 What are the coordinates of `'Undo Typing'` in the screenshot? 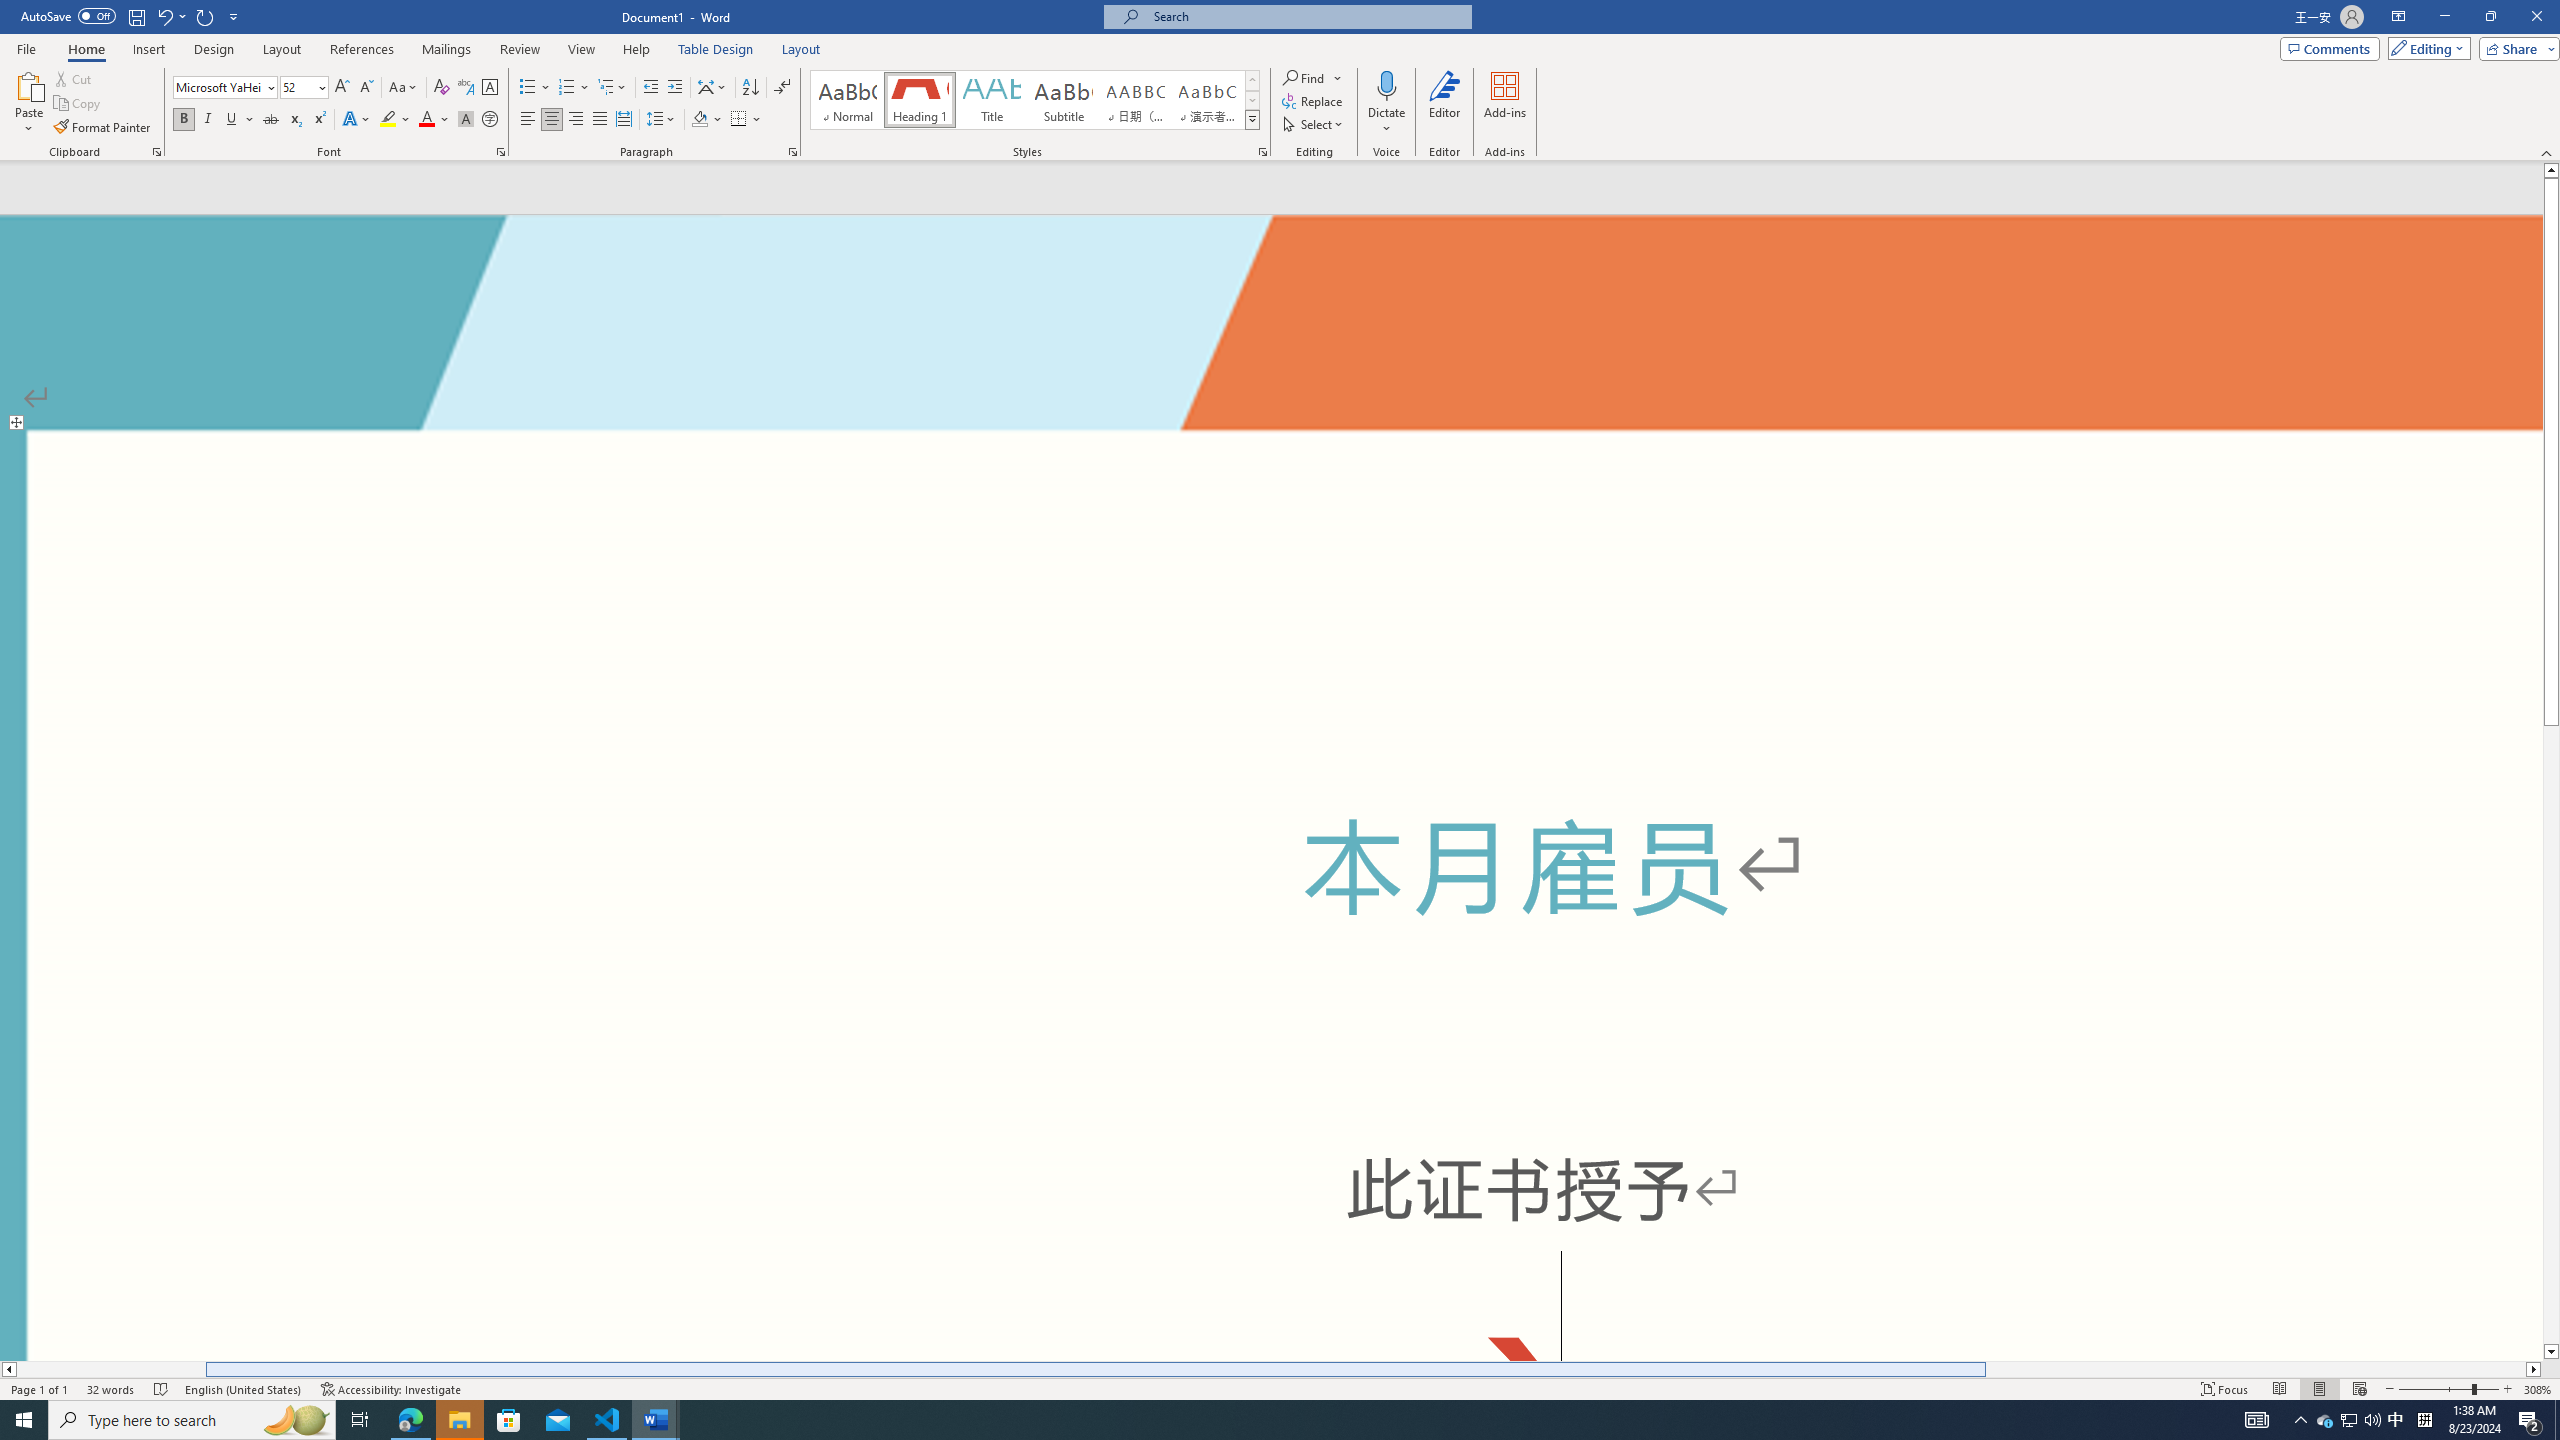 It's located at (170, 15).